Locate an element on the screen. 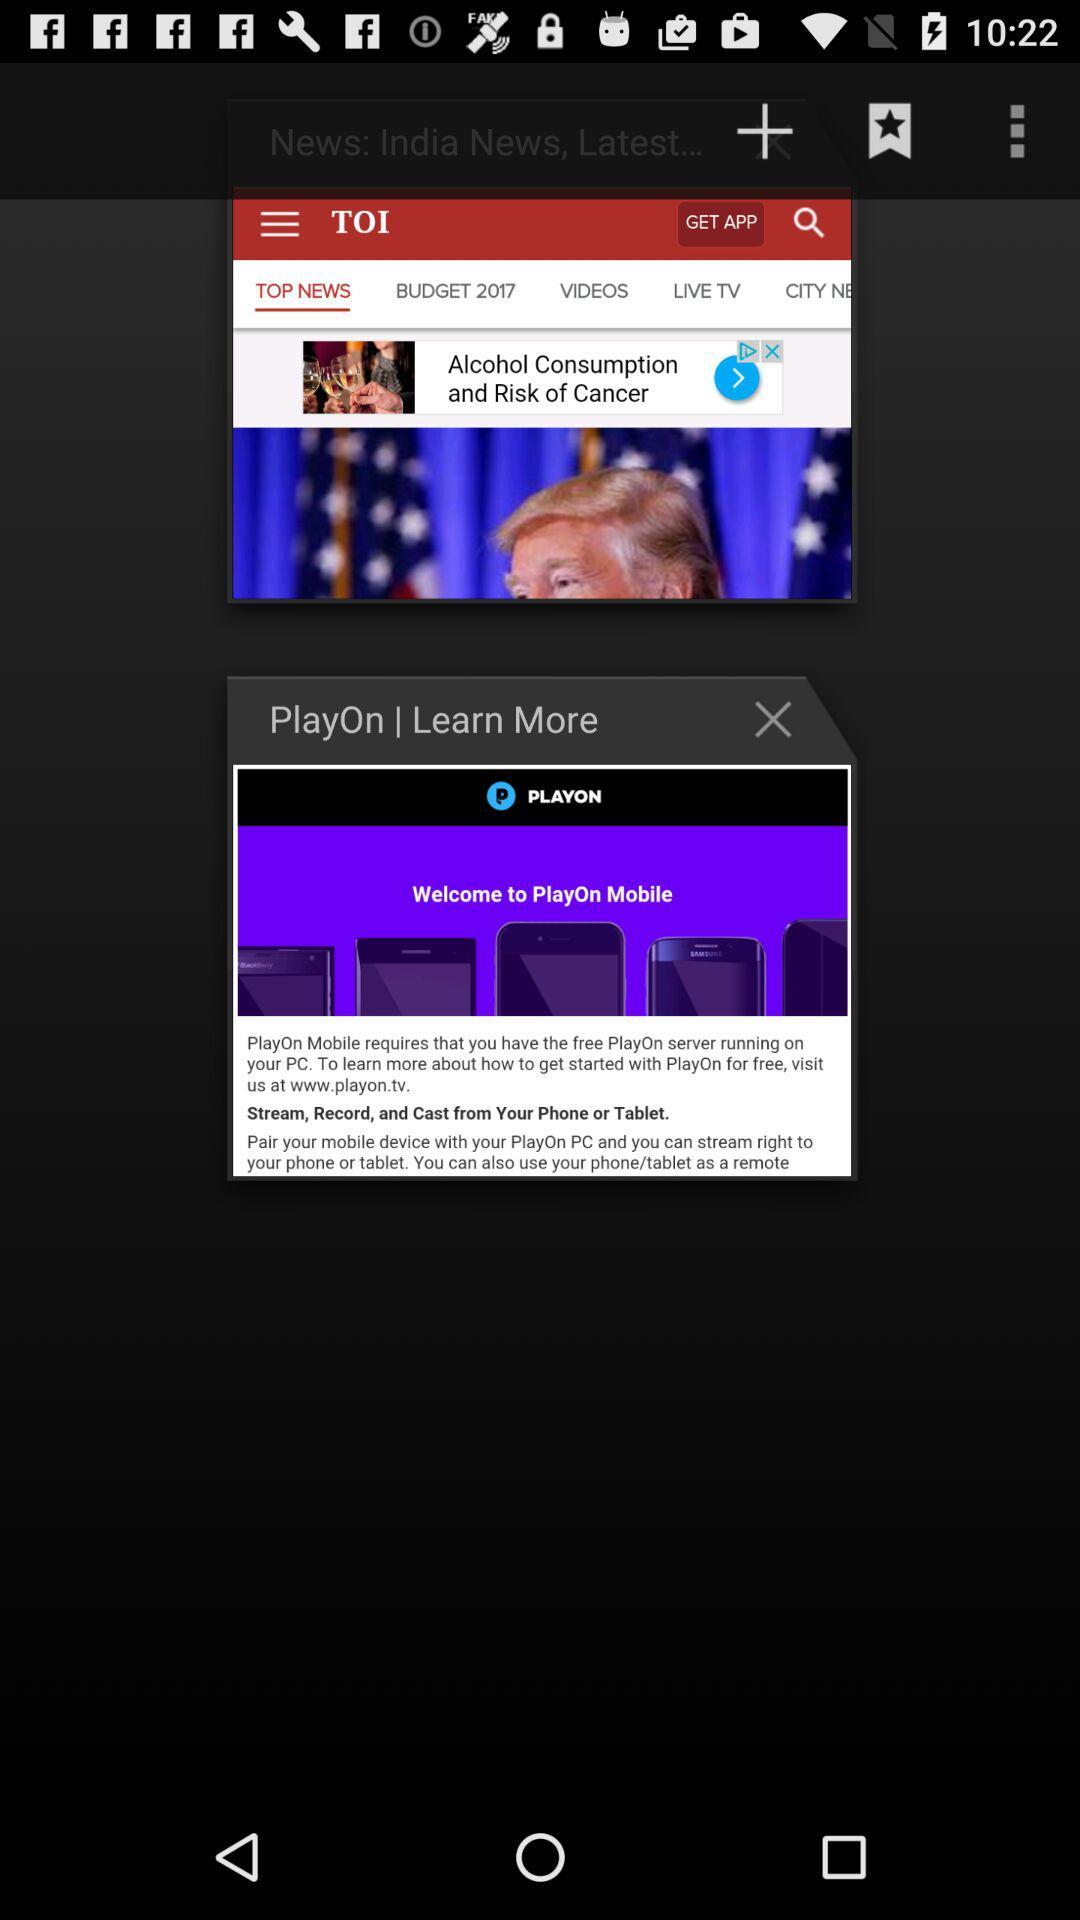 This screenshot has height=1920, width=1080. the http www playon item is located at coordinates (597, 130).